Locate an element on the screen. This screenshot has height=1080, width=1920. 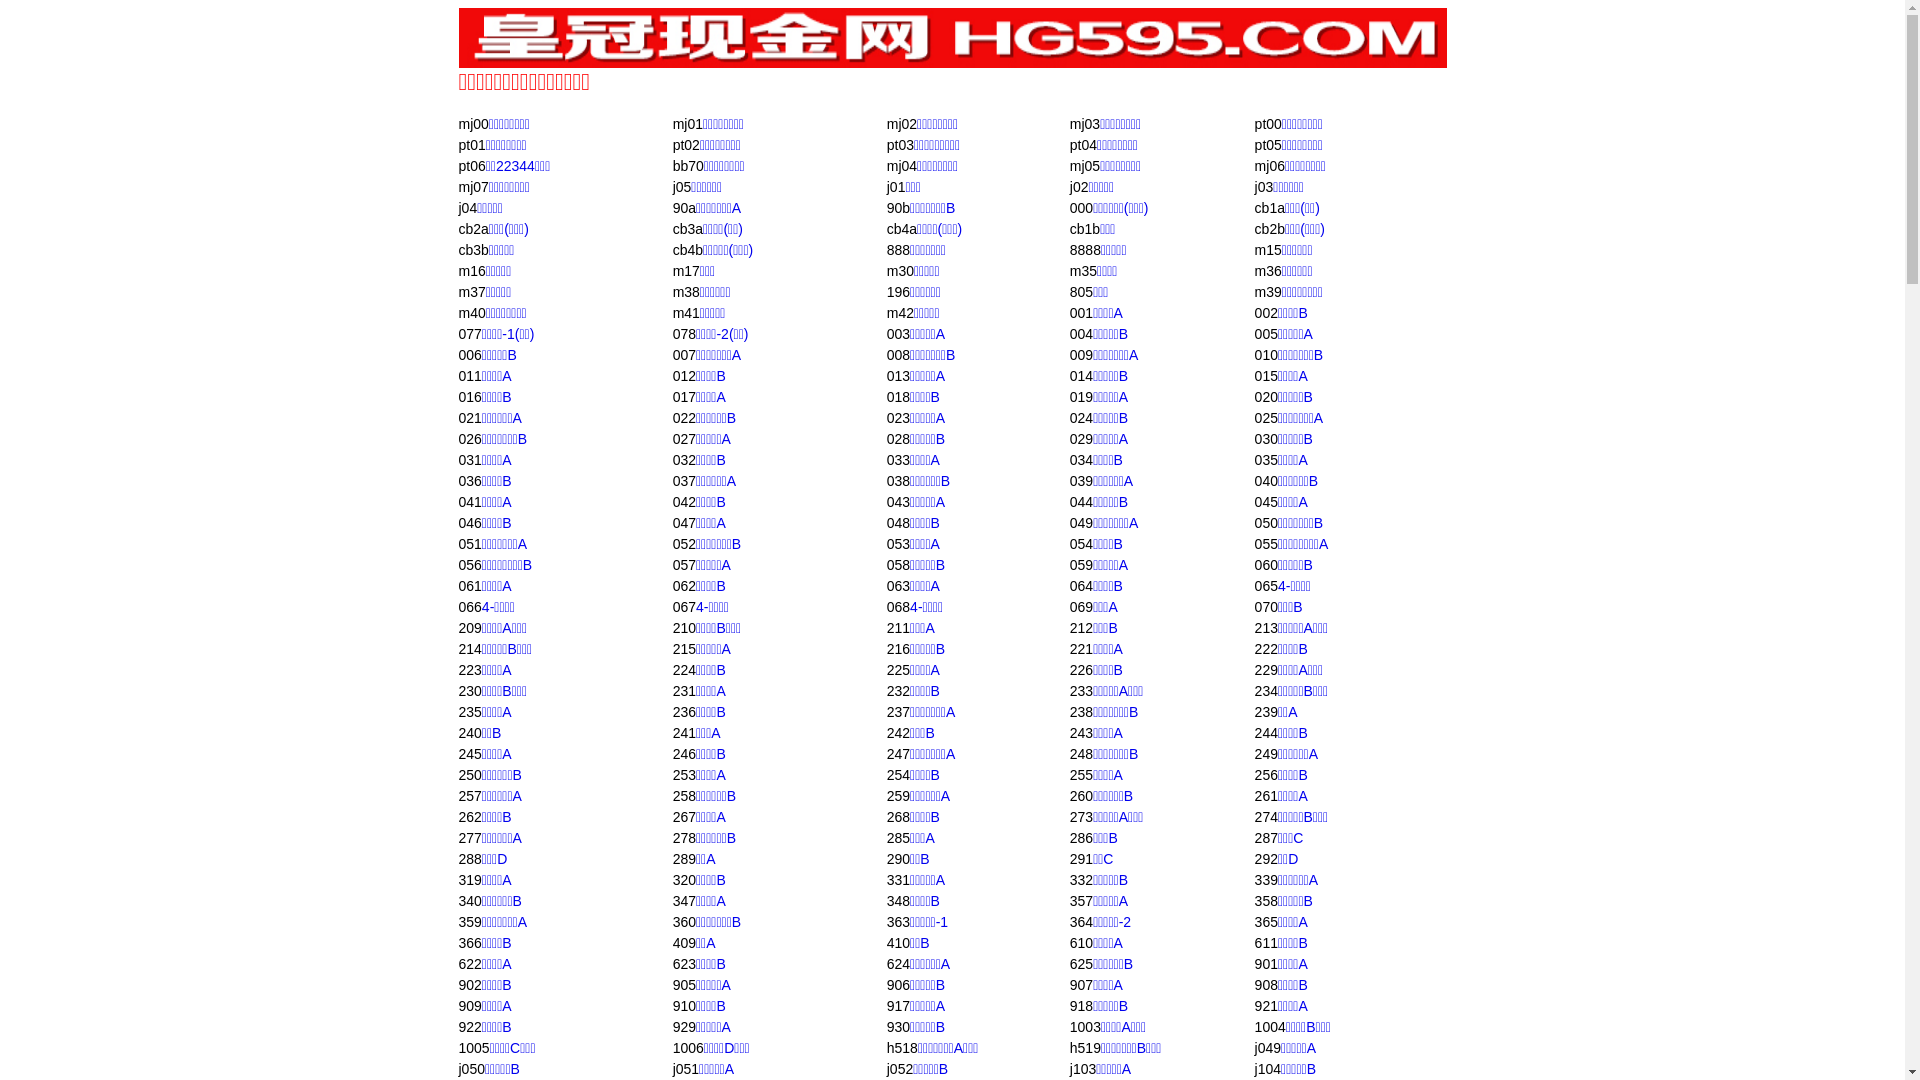
'257' is located at coordinates (468, 794).